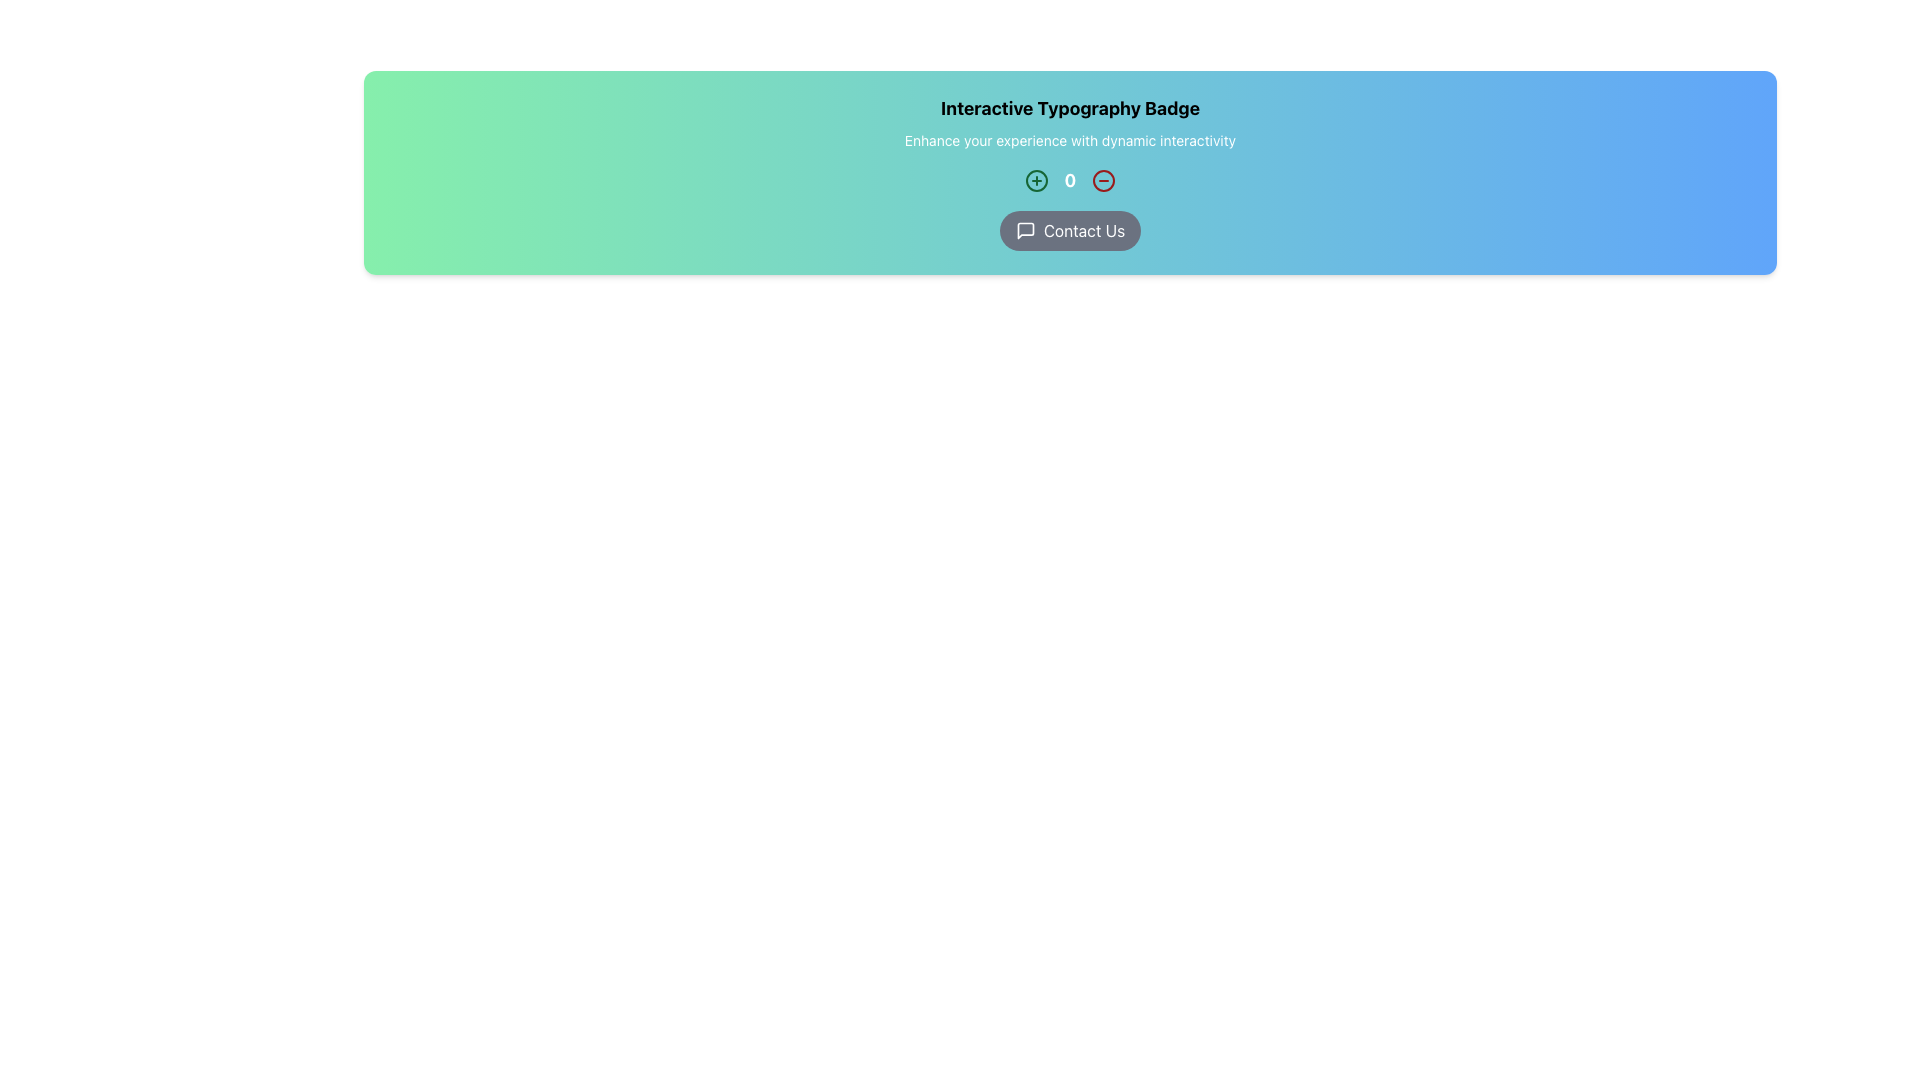  I want to click on the circular '+' icon in the interactive typography badge, which is the first in a row of three icons, suggesting an addition action, so click(1036, 181).